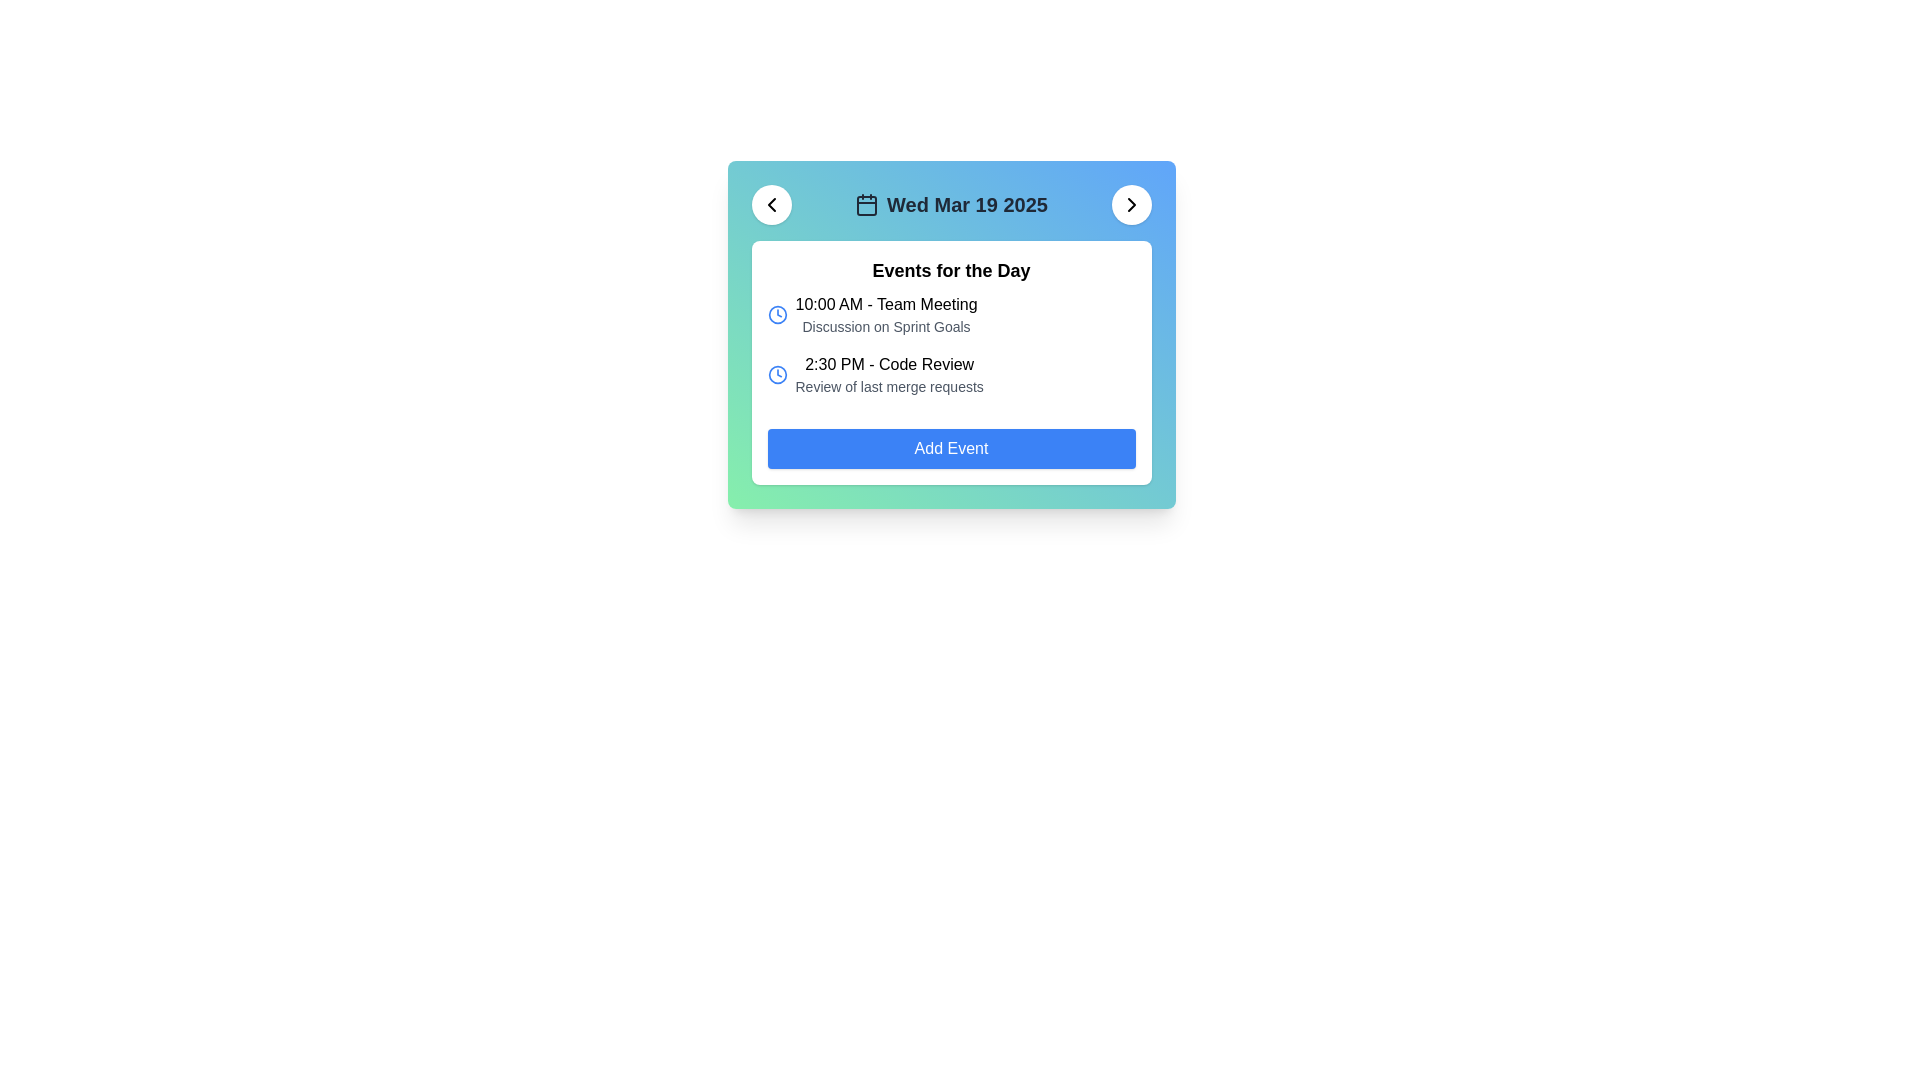 This screenshot has width=1920, height=1080. I want to click on the date display, so click(950, 204).